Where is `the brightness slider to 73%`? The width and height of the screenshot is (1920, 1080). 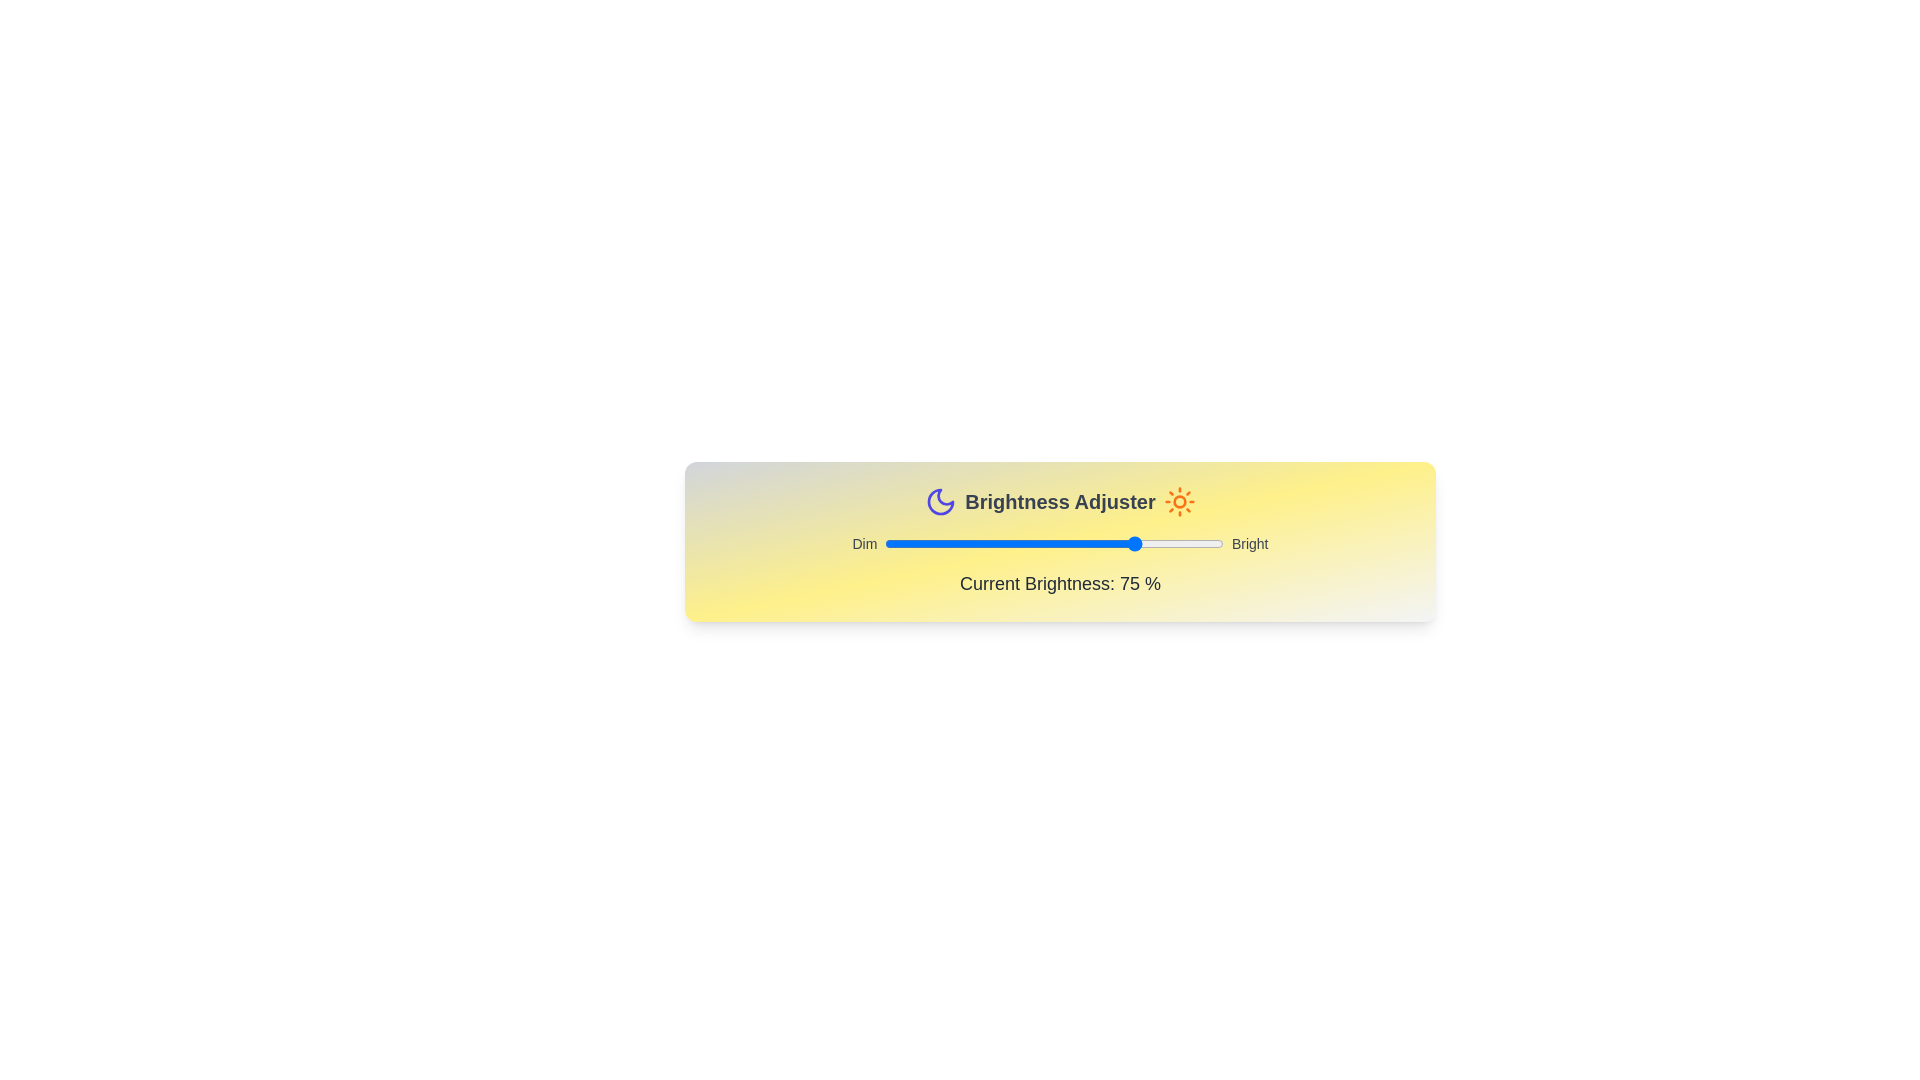
the brightness slider to 73% is located at coordinates (1132, 543).